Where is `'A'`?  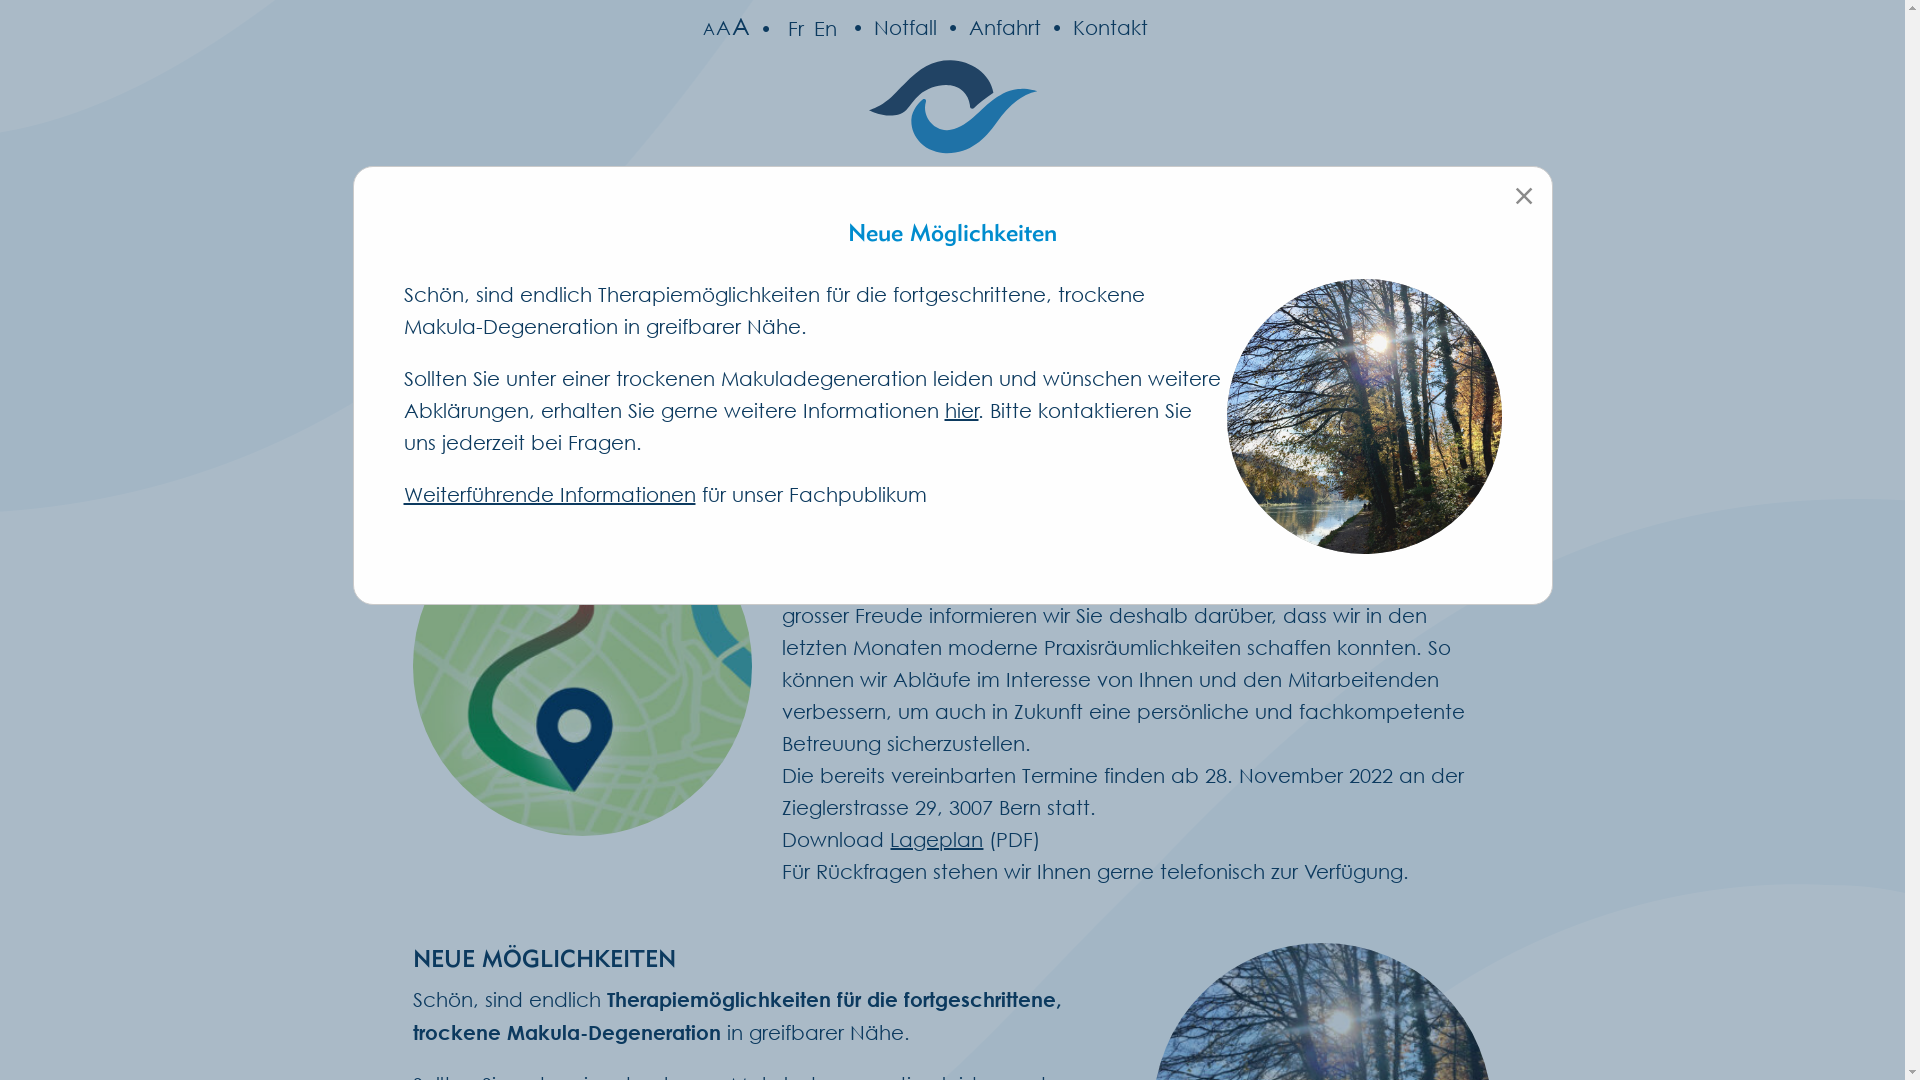 'A' is located at coordinates (715, 27).